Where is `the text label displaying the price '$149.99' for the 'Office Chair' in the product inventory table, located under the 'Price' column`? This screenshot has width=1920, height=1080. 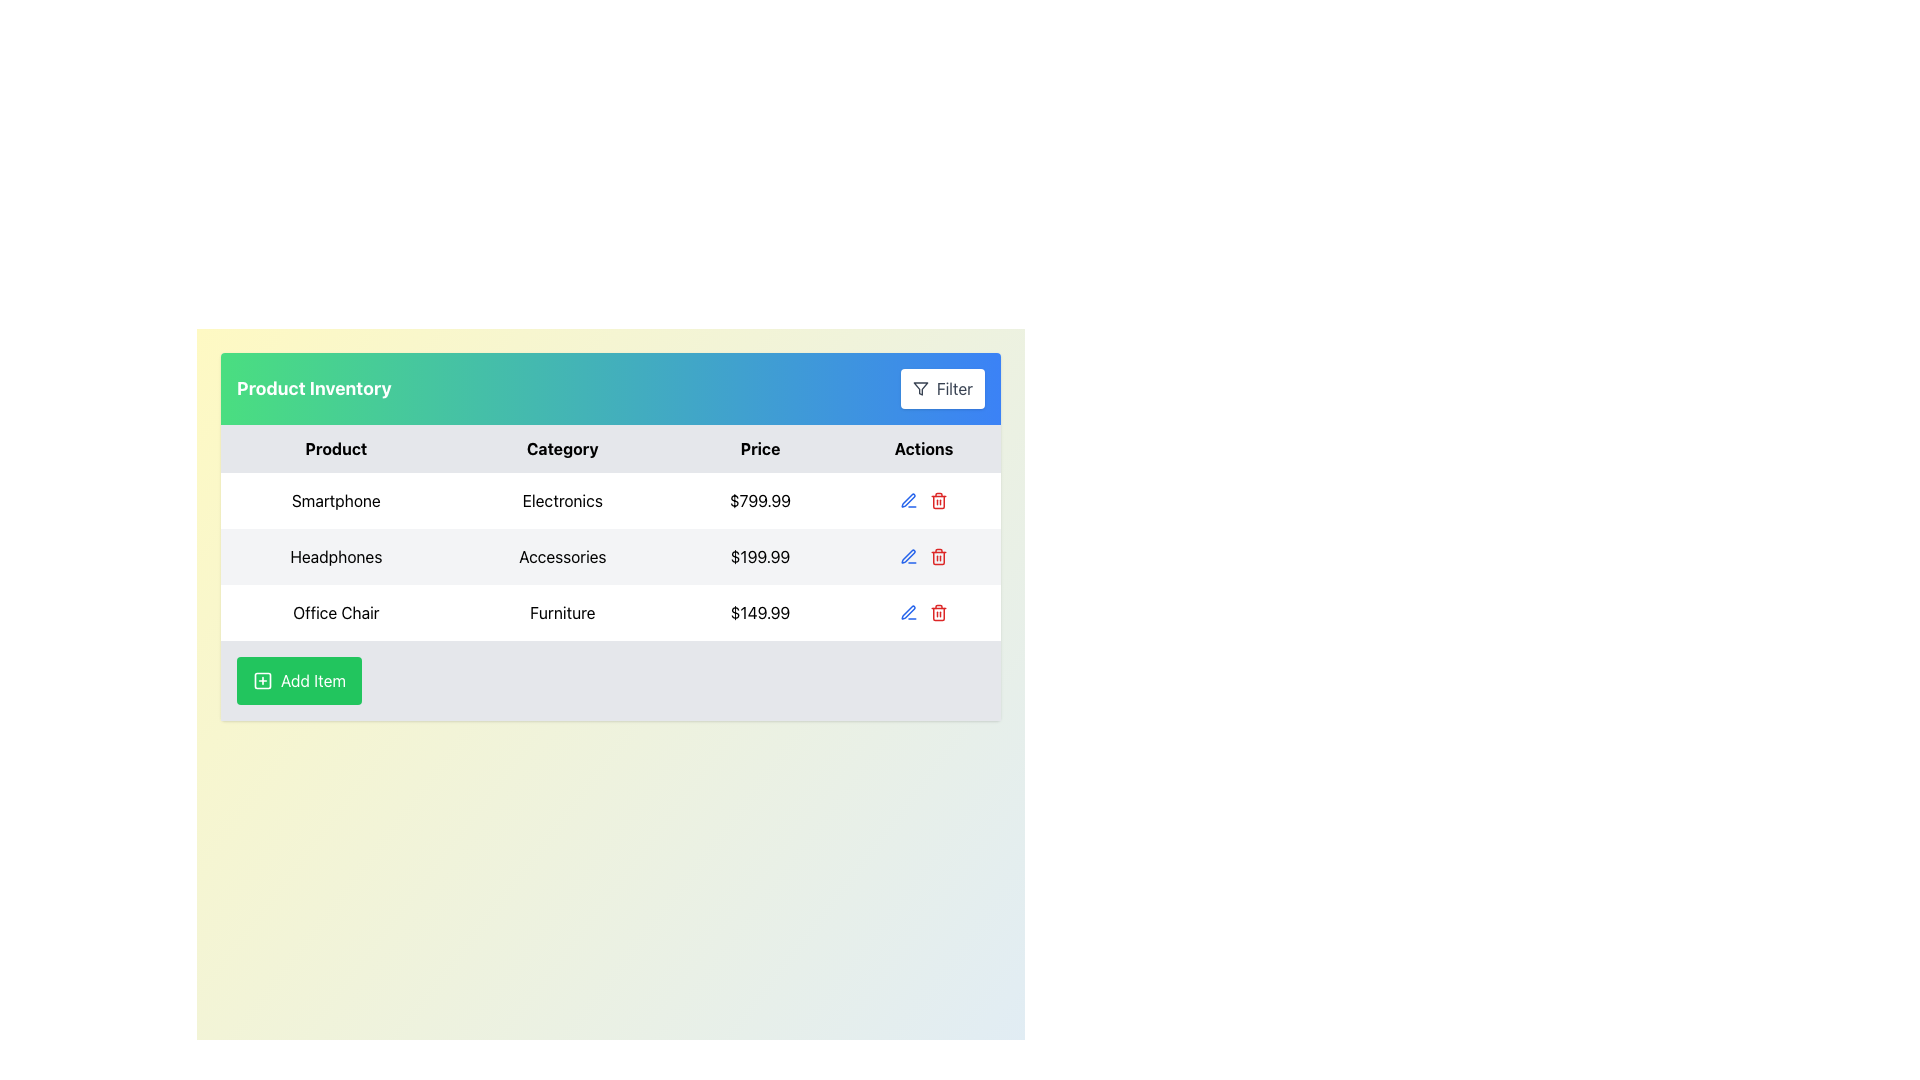
the text label displaying the price '$149.99' for the 'Office Chair' in the product inventory table, located under the 'Price' column is located at coordinates (759, 612).